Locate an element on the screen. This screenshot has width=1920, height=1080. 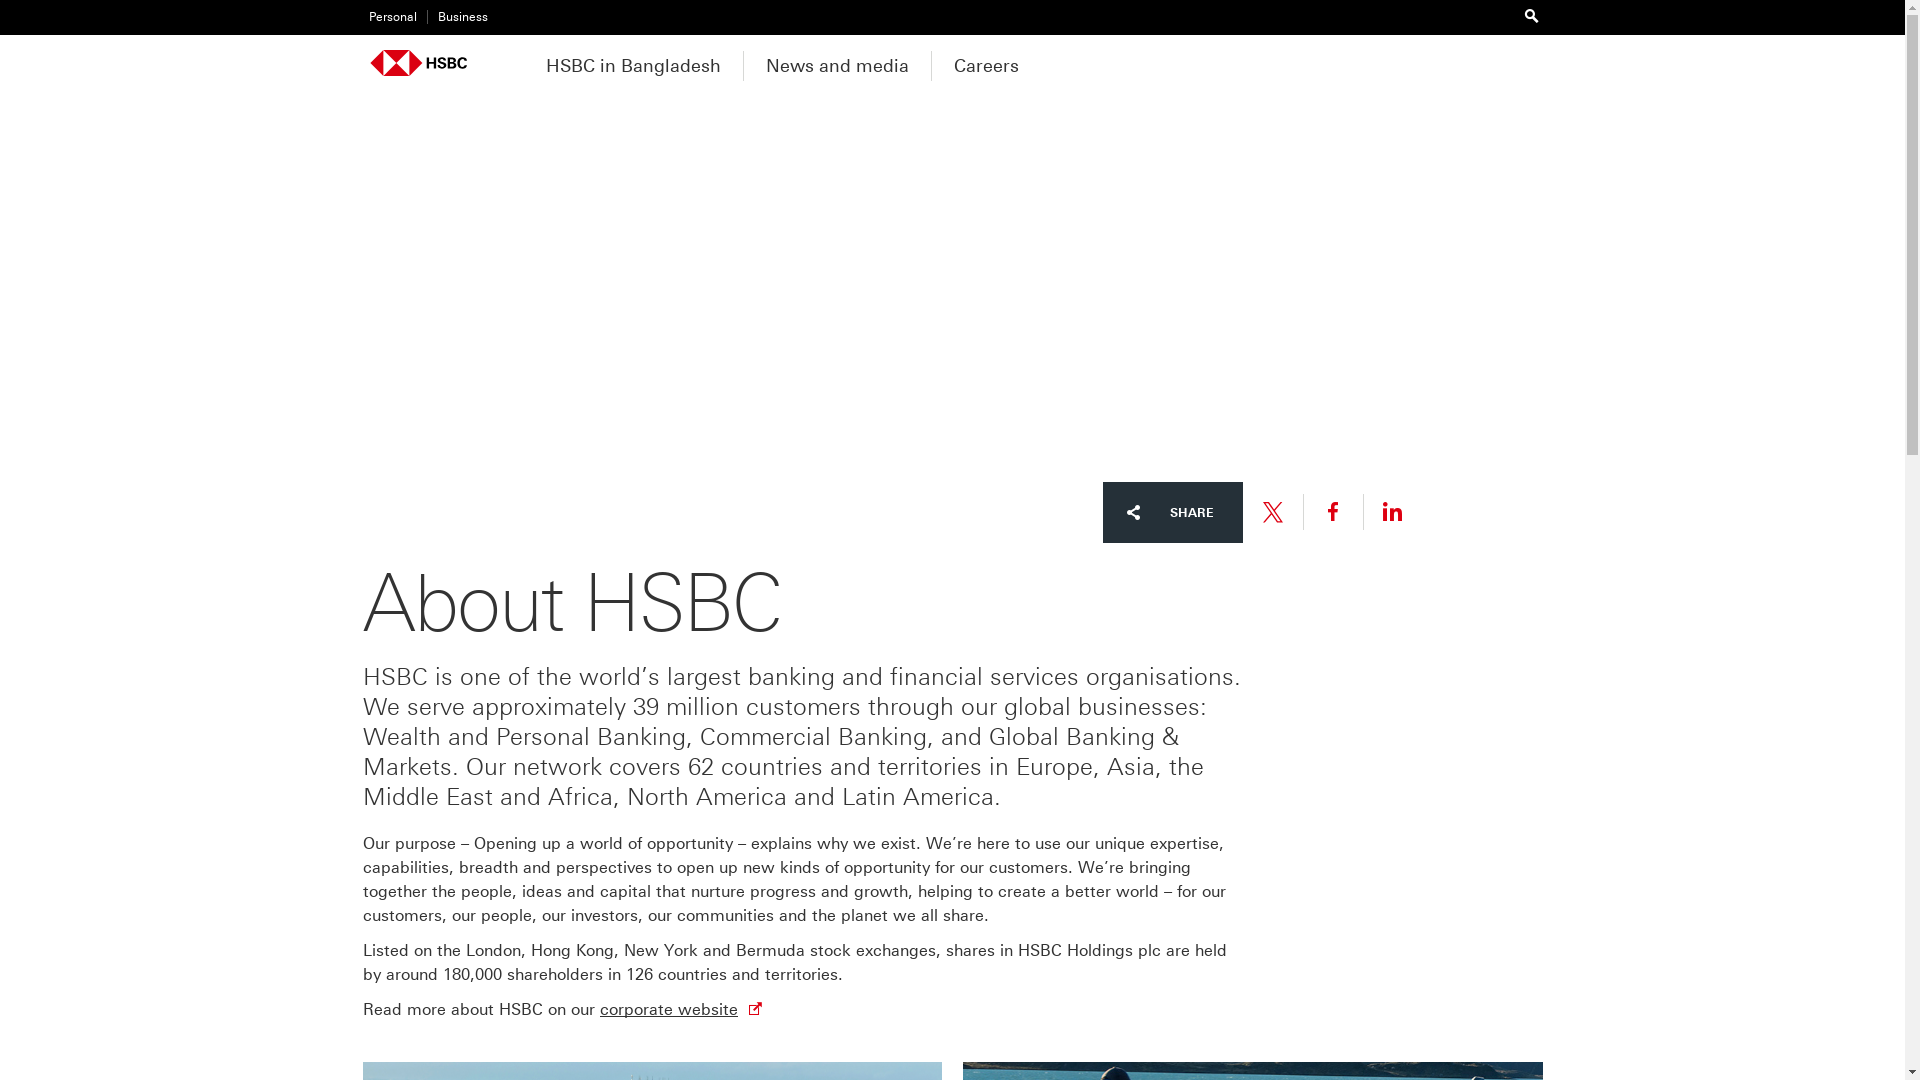
'Careers' is located at coordinates (929, 61).